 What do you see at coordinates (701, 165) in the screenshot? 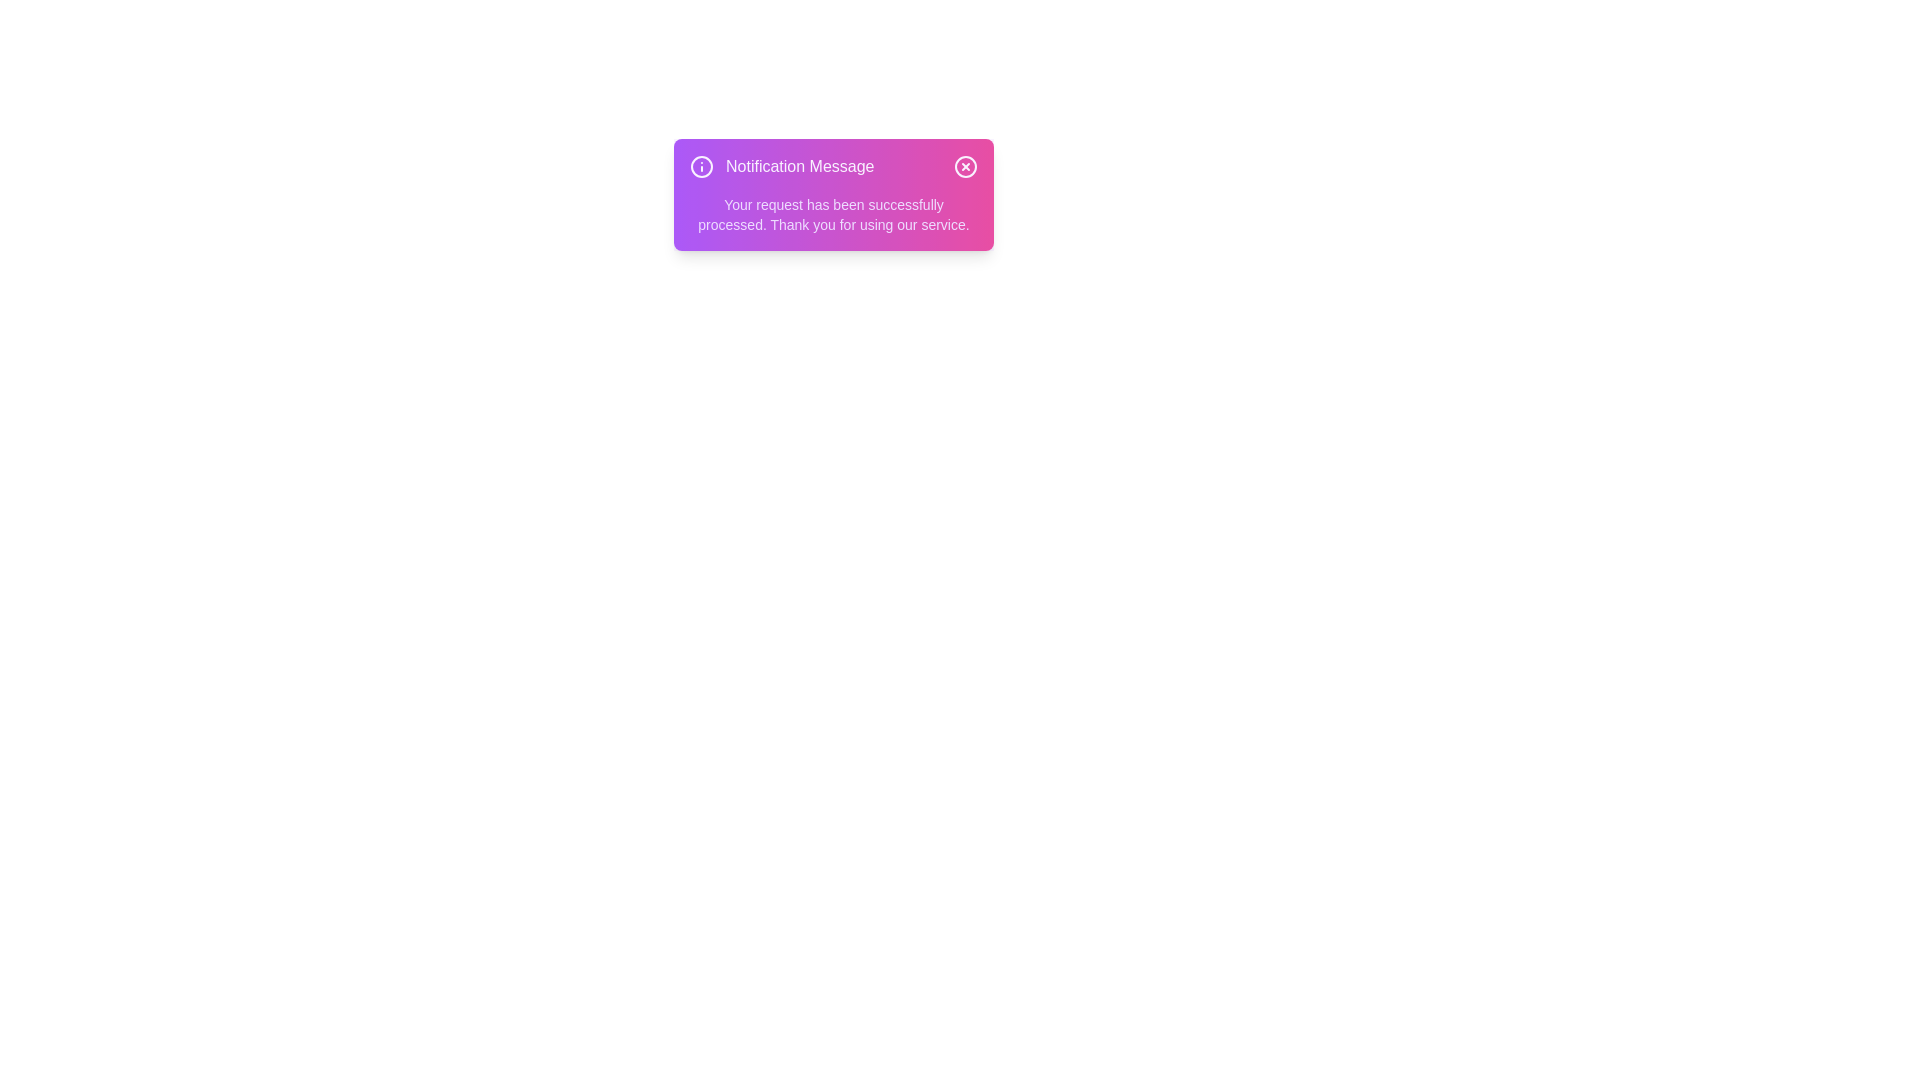
I see `the information icon located in the top-left corner of the notification box to get more information` at bounding box center [701, 165].